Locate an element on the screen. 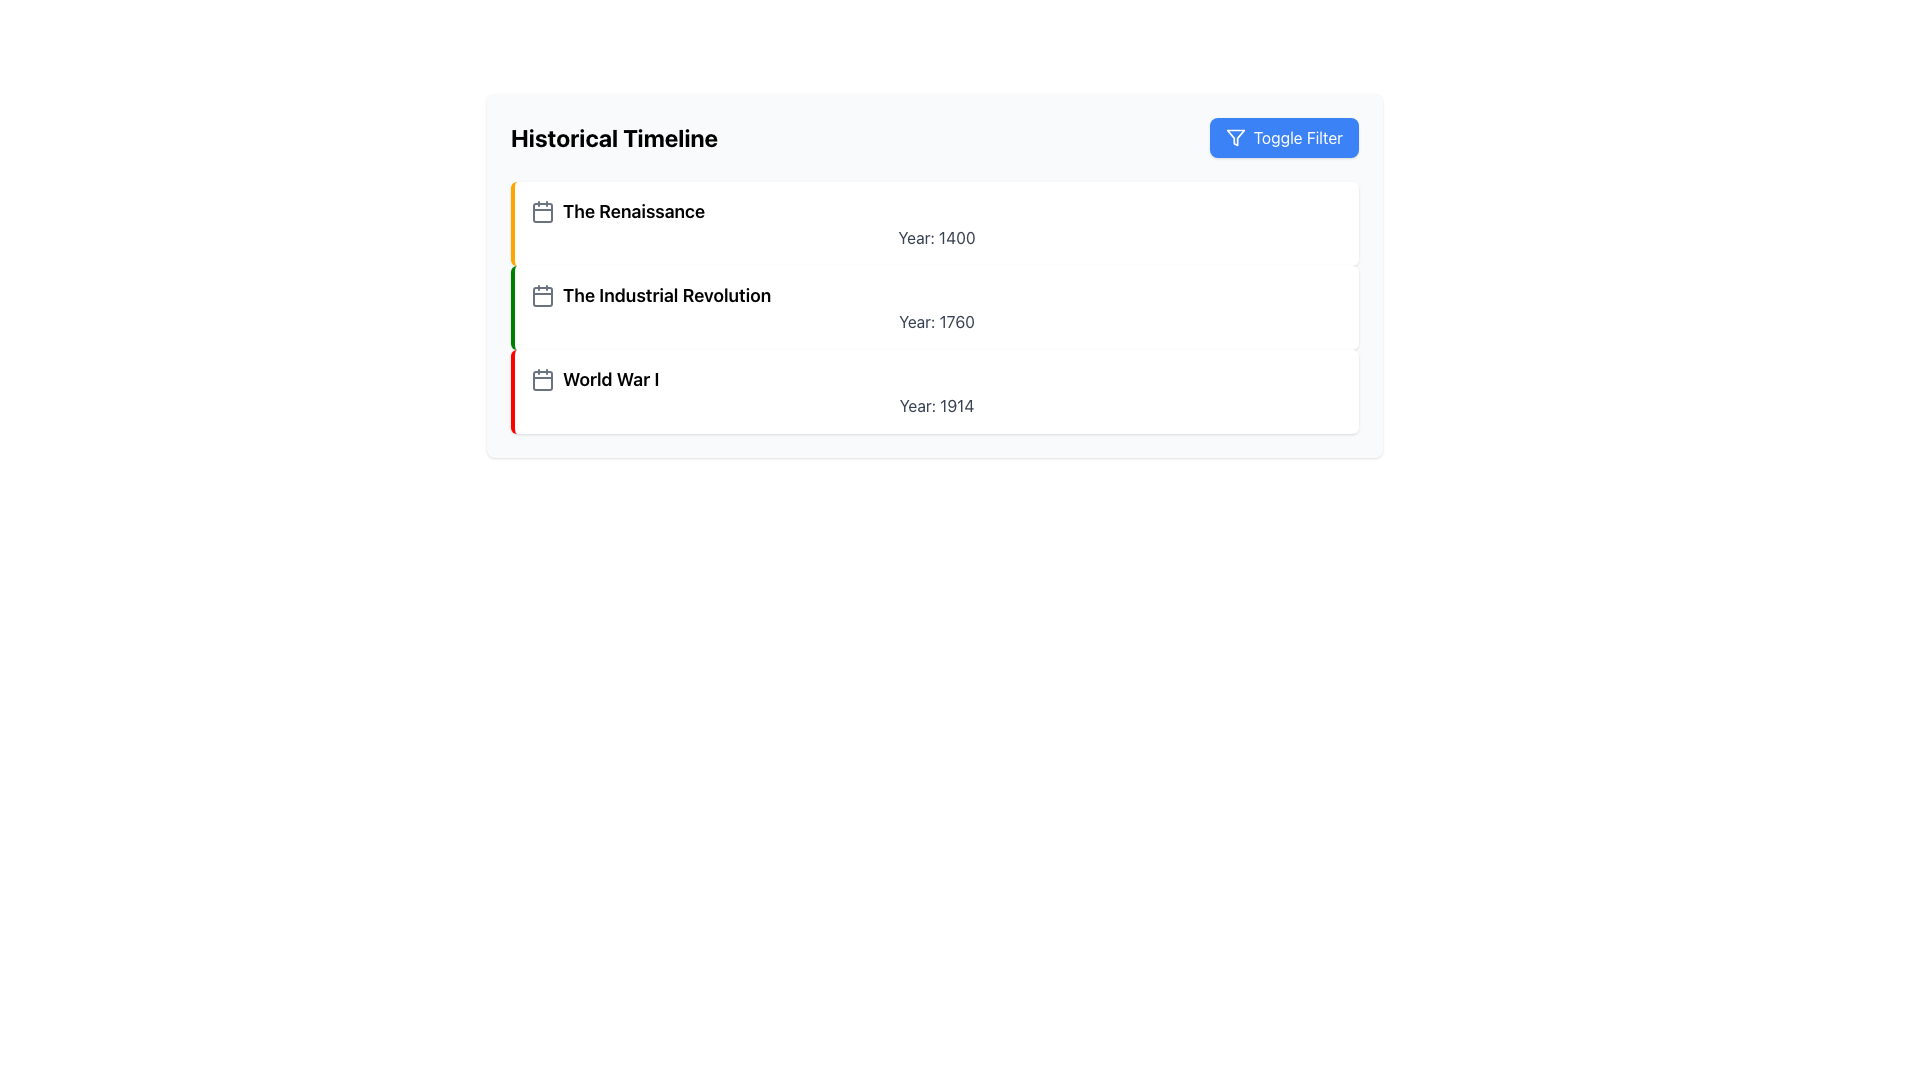 The height and width of the screenshot is (1080, 1920). the third calendar icon in the timeline corresponding to 'World War I', which has a minimalistic gray design and rounded corners is located at coordinates (542, 381).